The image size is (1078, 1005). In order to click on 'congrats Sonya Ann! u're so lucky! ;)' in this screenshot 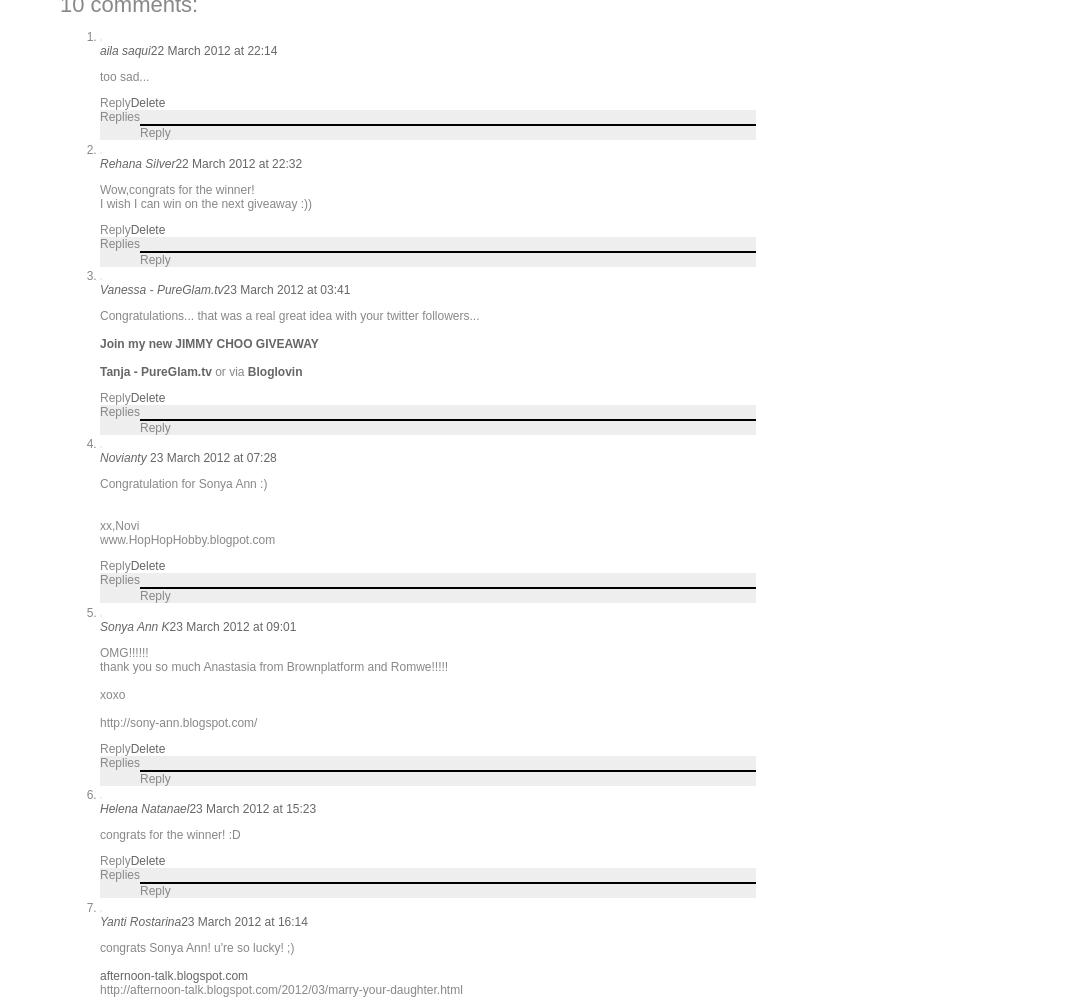, I will do `click(196, 946)`.